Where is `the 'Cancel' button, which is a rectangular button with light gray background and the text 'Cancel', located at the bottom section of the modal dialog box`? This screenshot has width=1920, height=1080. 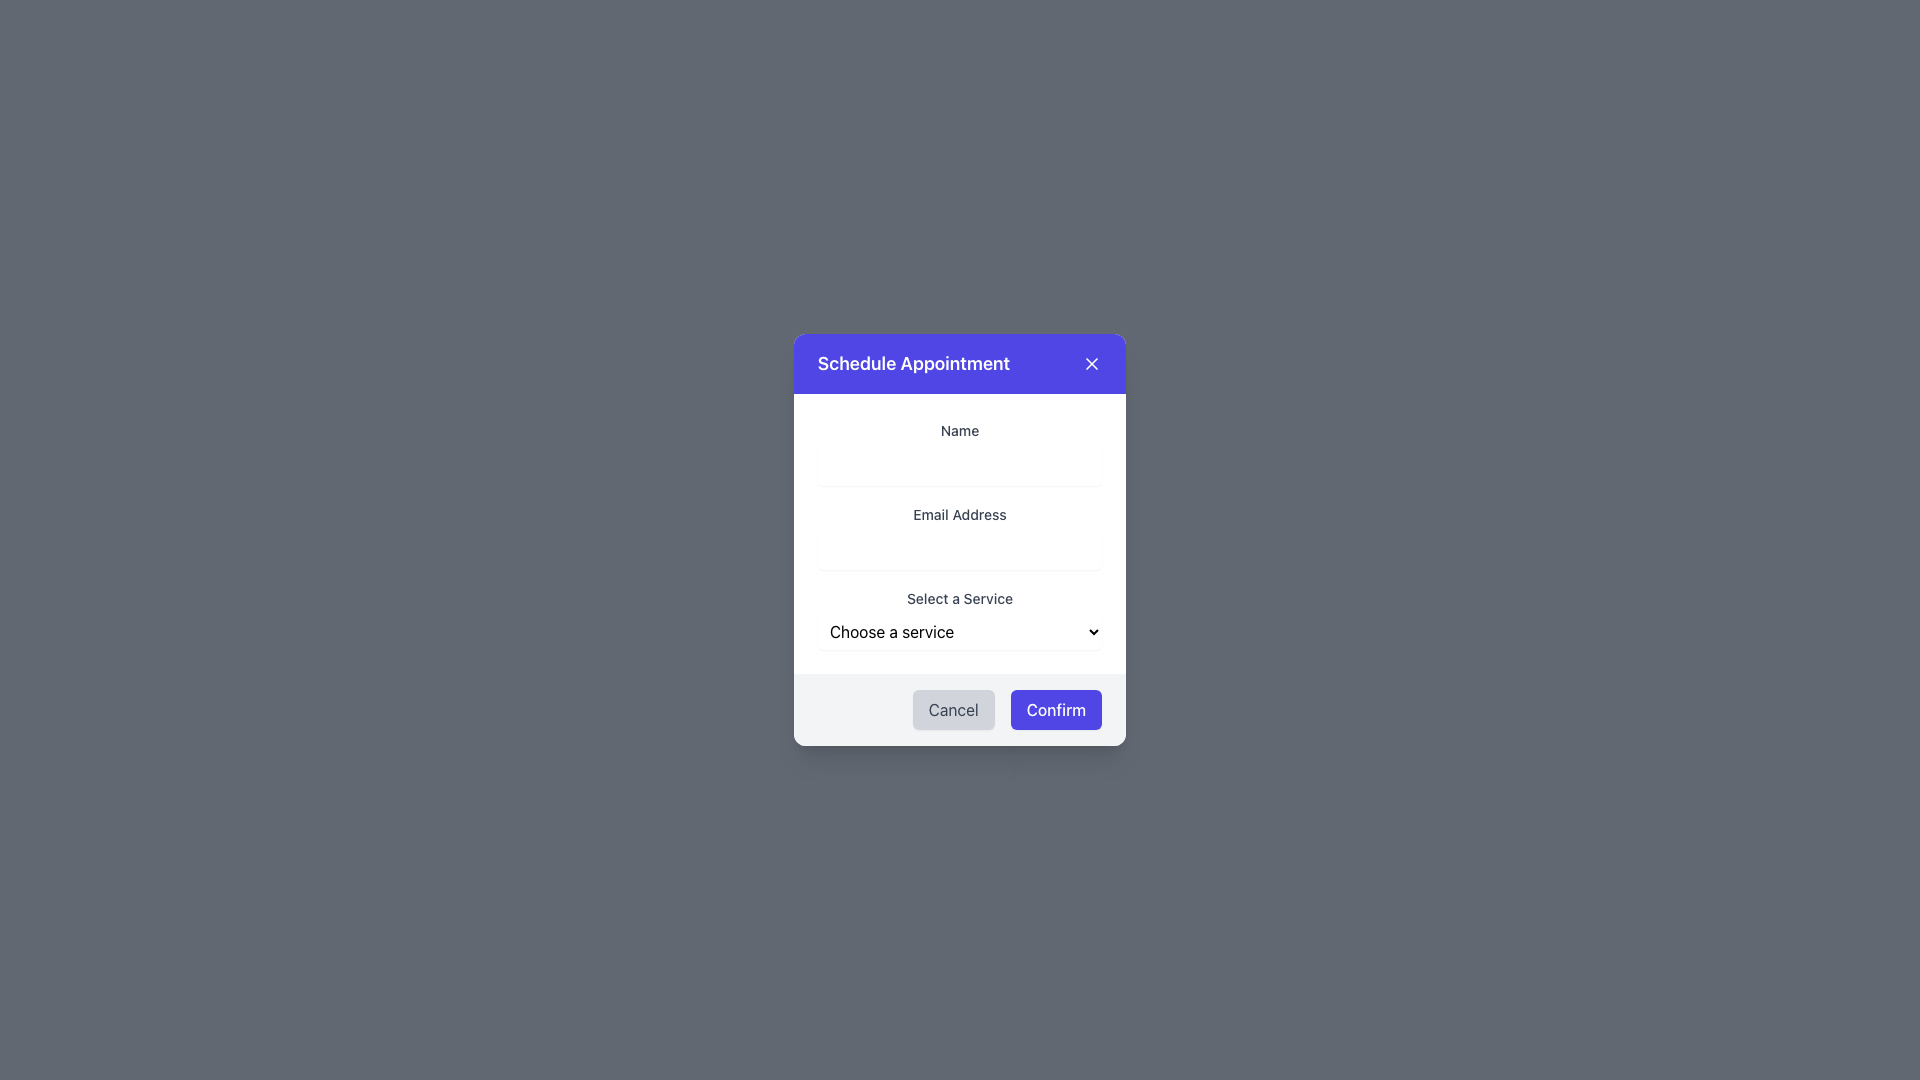
the 'Cancel' button, which is a rectangular button with light gray background and the text 'Cancel', located at the bottom section of the modal dialog box is located at coordinates (952, 708).